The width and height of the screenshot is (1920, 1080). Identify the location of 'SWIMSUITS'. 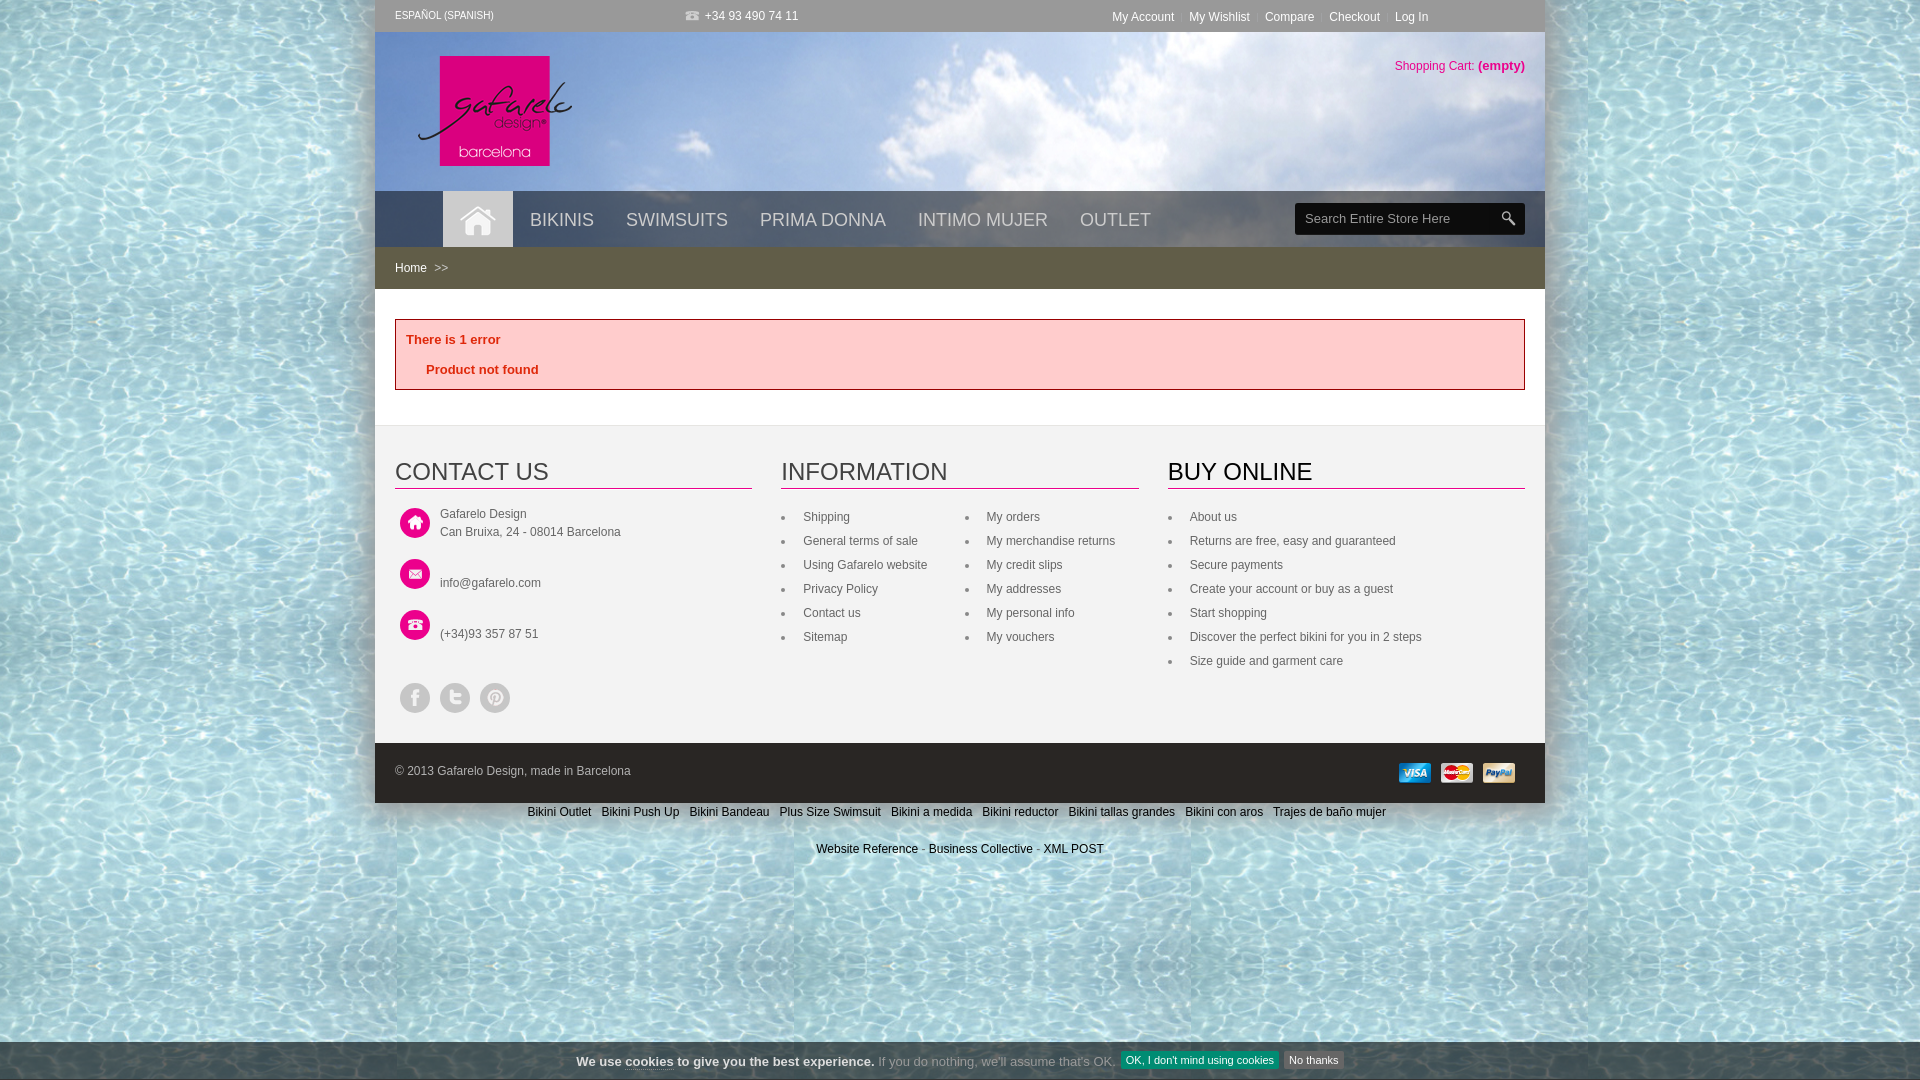
(676, 219).